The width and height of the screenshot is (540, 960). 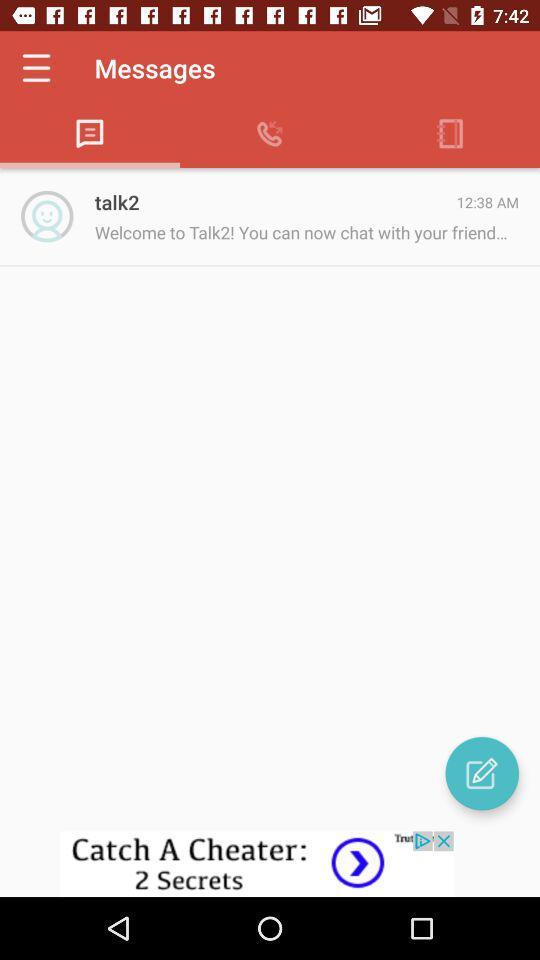 I want to click on new message, so click(x=481, y=772).